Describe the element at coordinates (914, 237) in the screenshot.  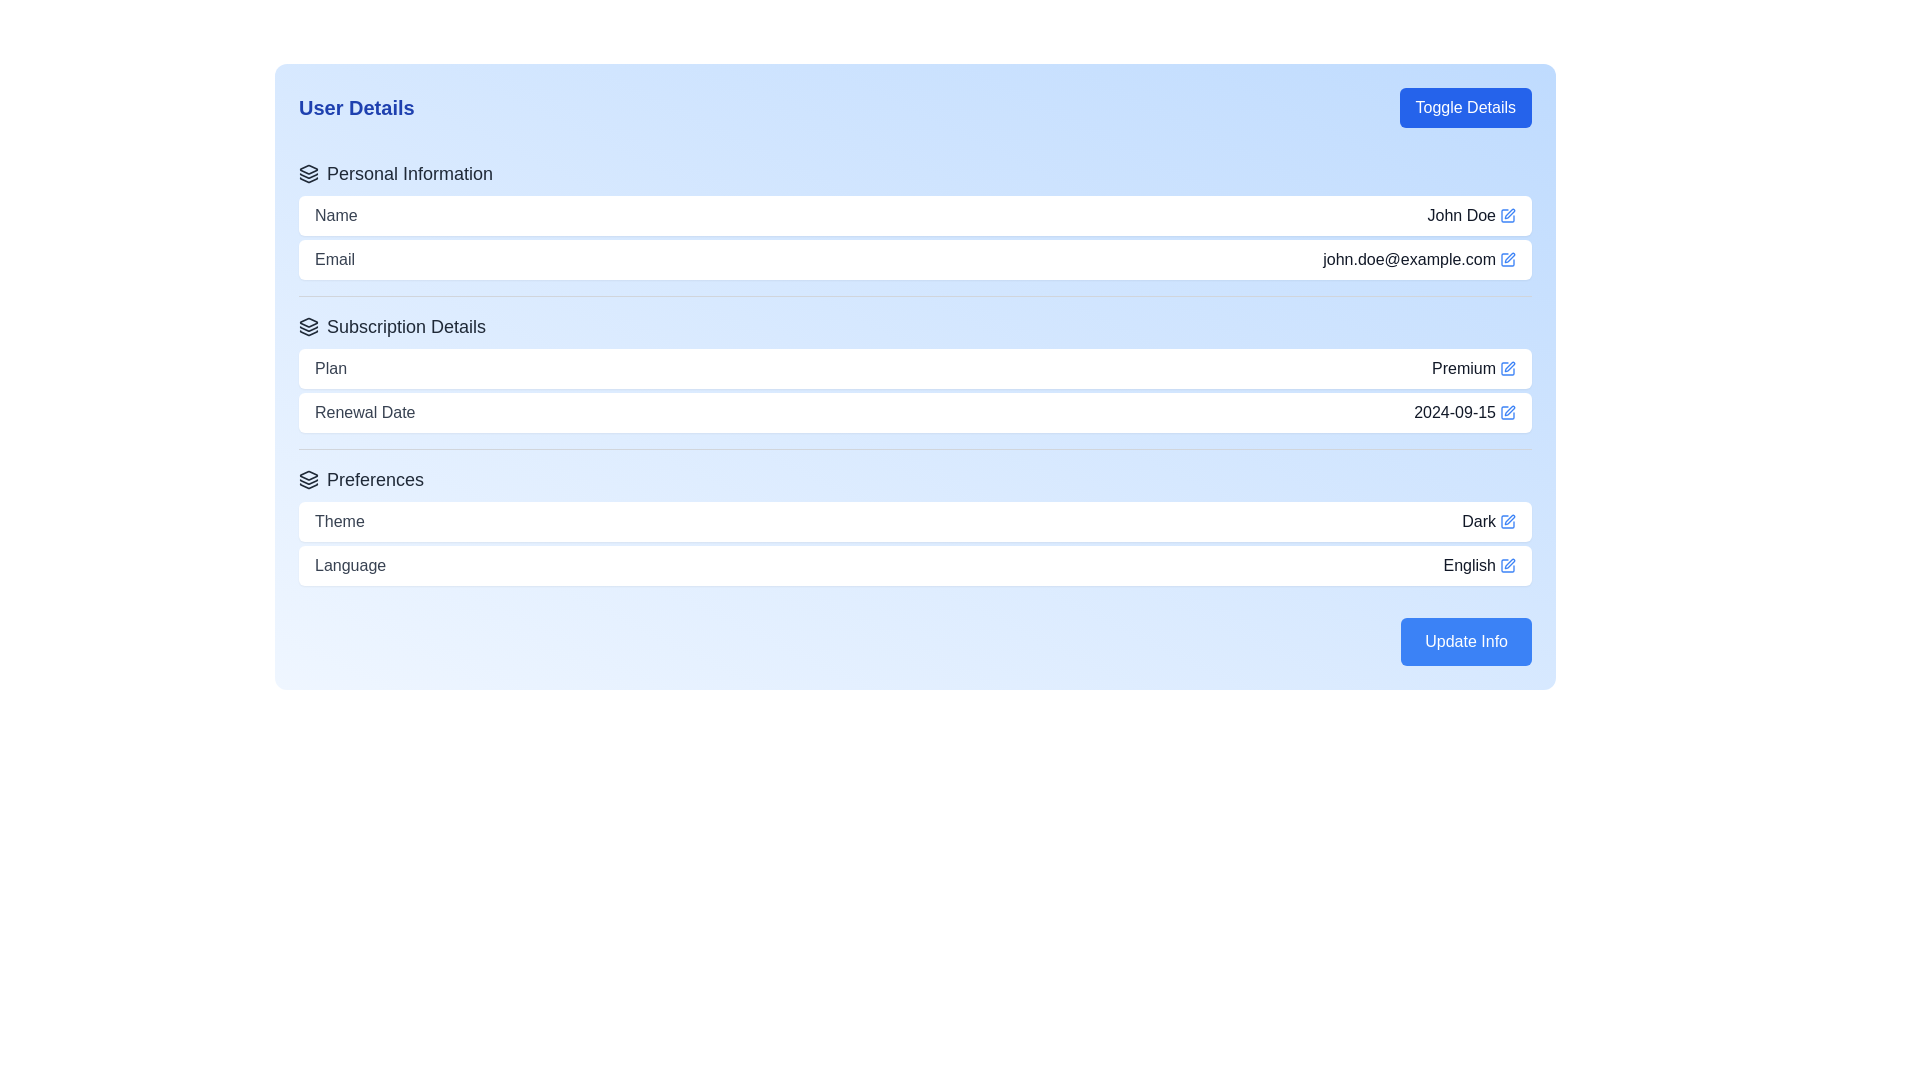
I see `the grouped informational display containing 'Name' and 'Email' fields, located in the 'Personal Information' segment` at that location.